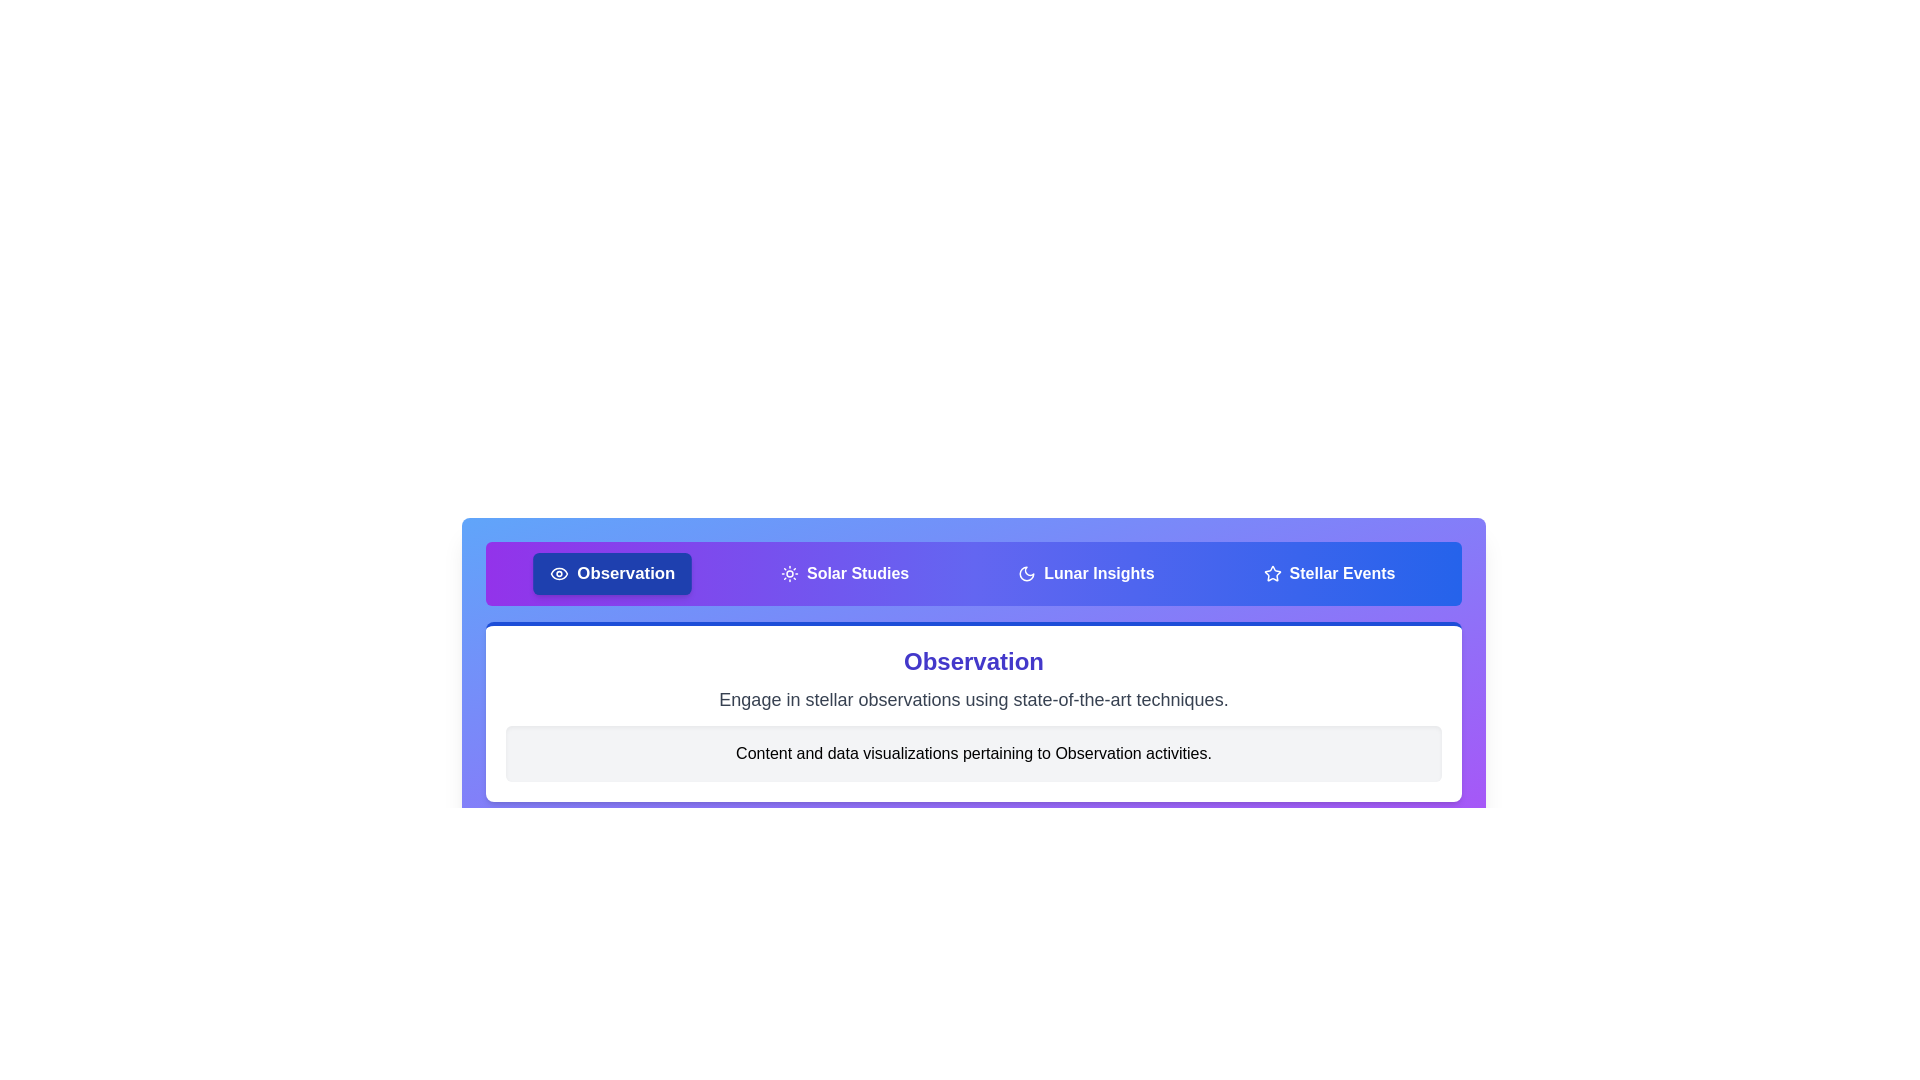 The width and height of the screenshot is (1920, 1080). Describe the element at coordinates (1085, 574) in the screenshot. I see `the tab labeled Lunar Insights to switch to its content` at that location.